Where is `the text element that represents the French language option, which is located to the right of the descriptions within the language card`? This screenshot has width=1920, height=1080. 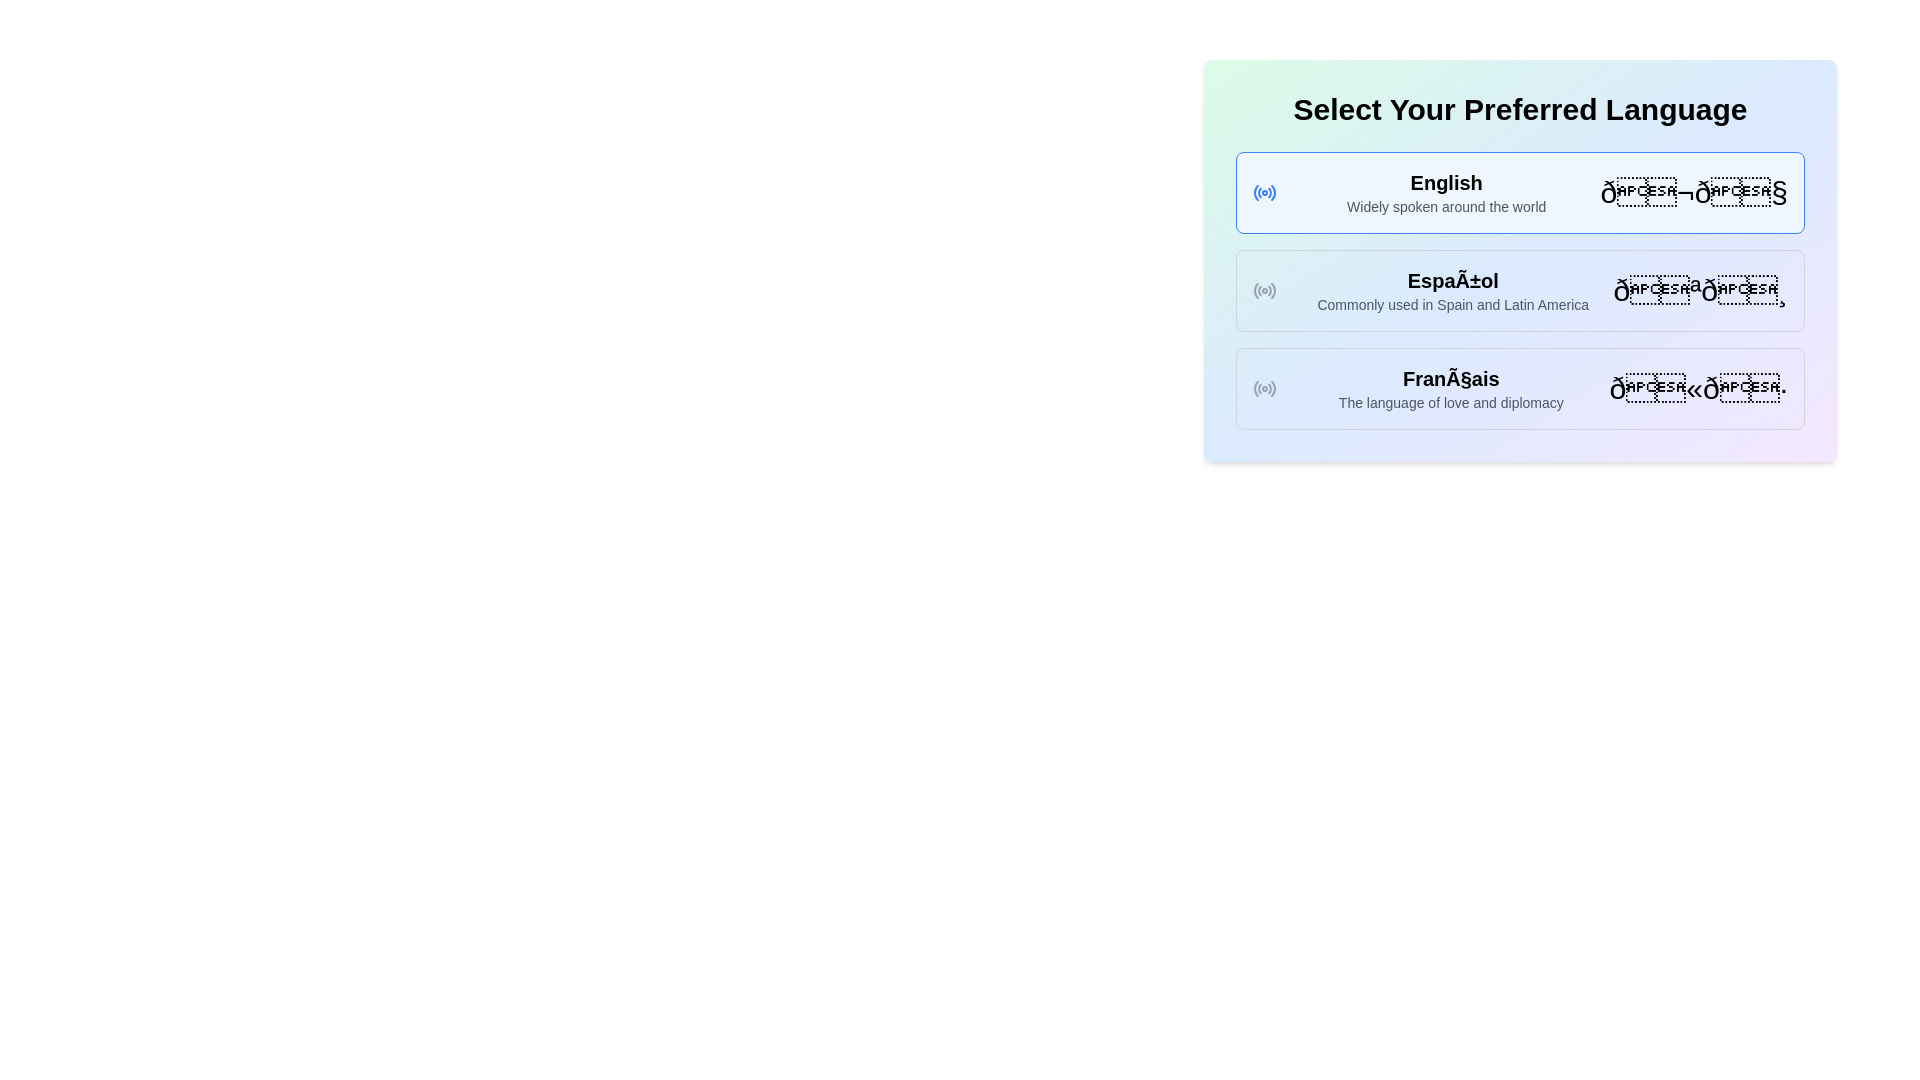
the text element that represents the French language option, which is located to the right of the descriptions within the language card is located at coordinates (1697, 389).